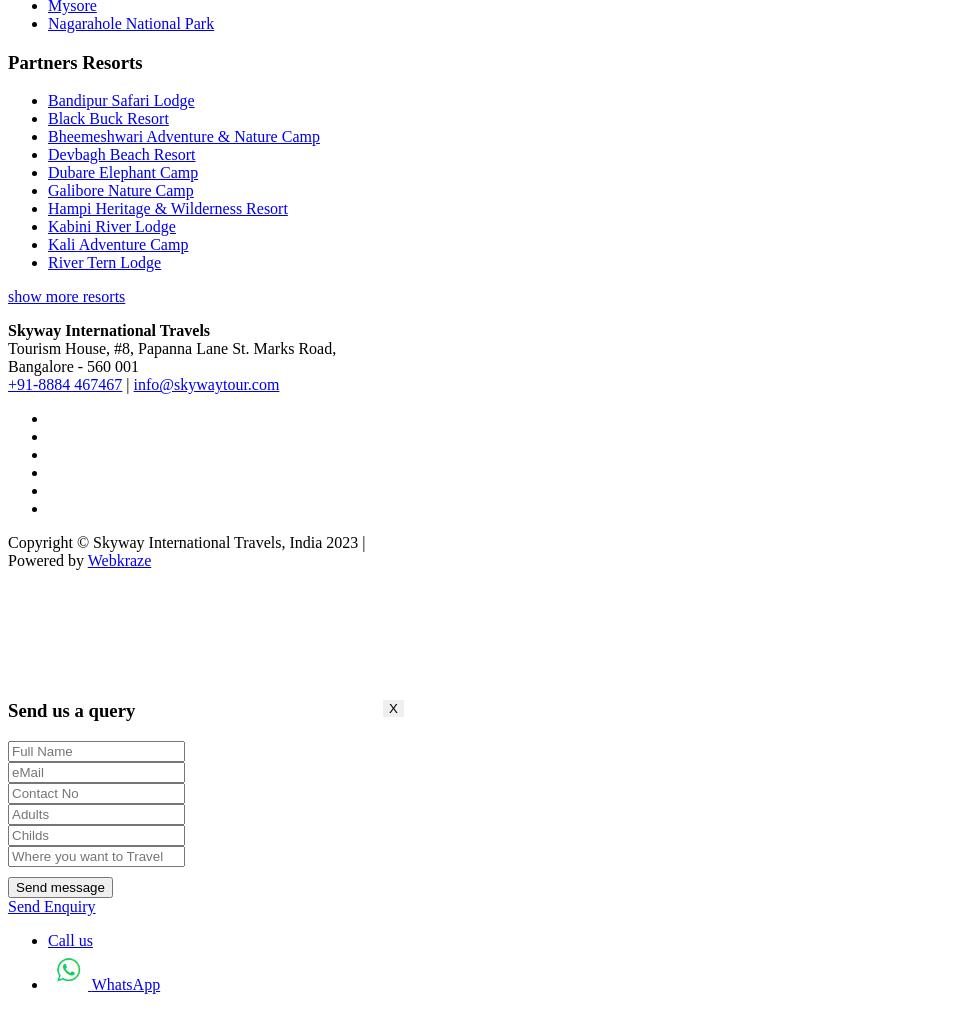  What do you see at coordinates (167, 207) in the screenshot?
I see `'Hampi Heritage & Wilderness Resort'` at bounding box center [167, 207].